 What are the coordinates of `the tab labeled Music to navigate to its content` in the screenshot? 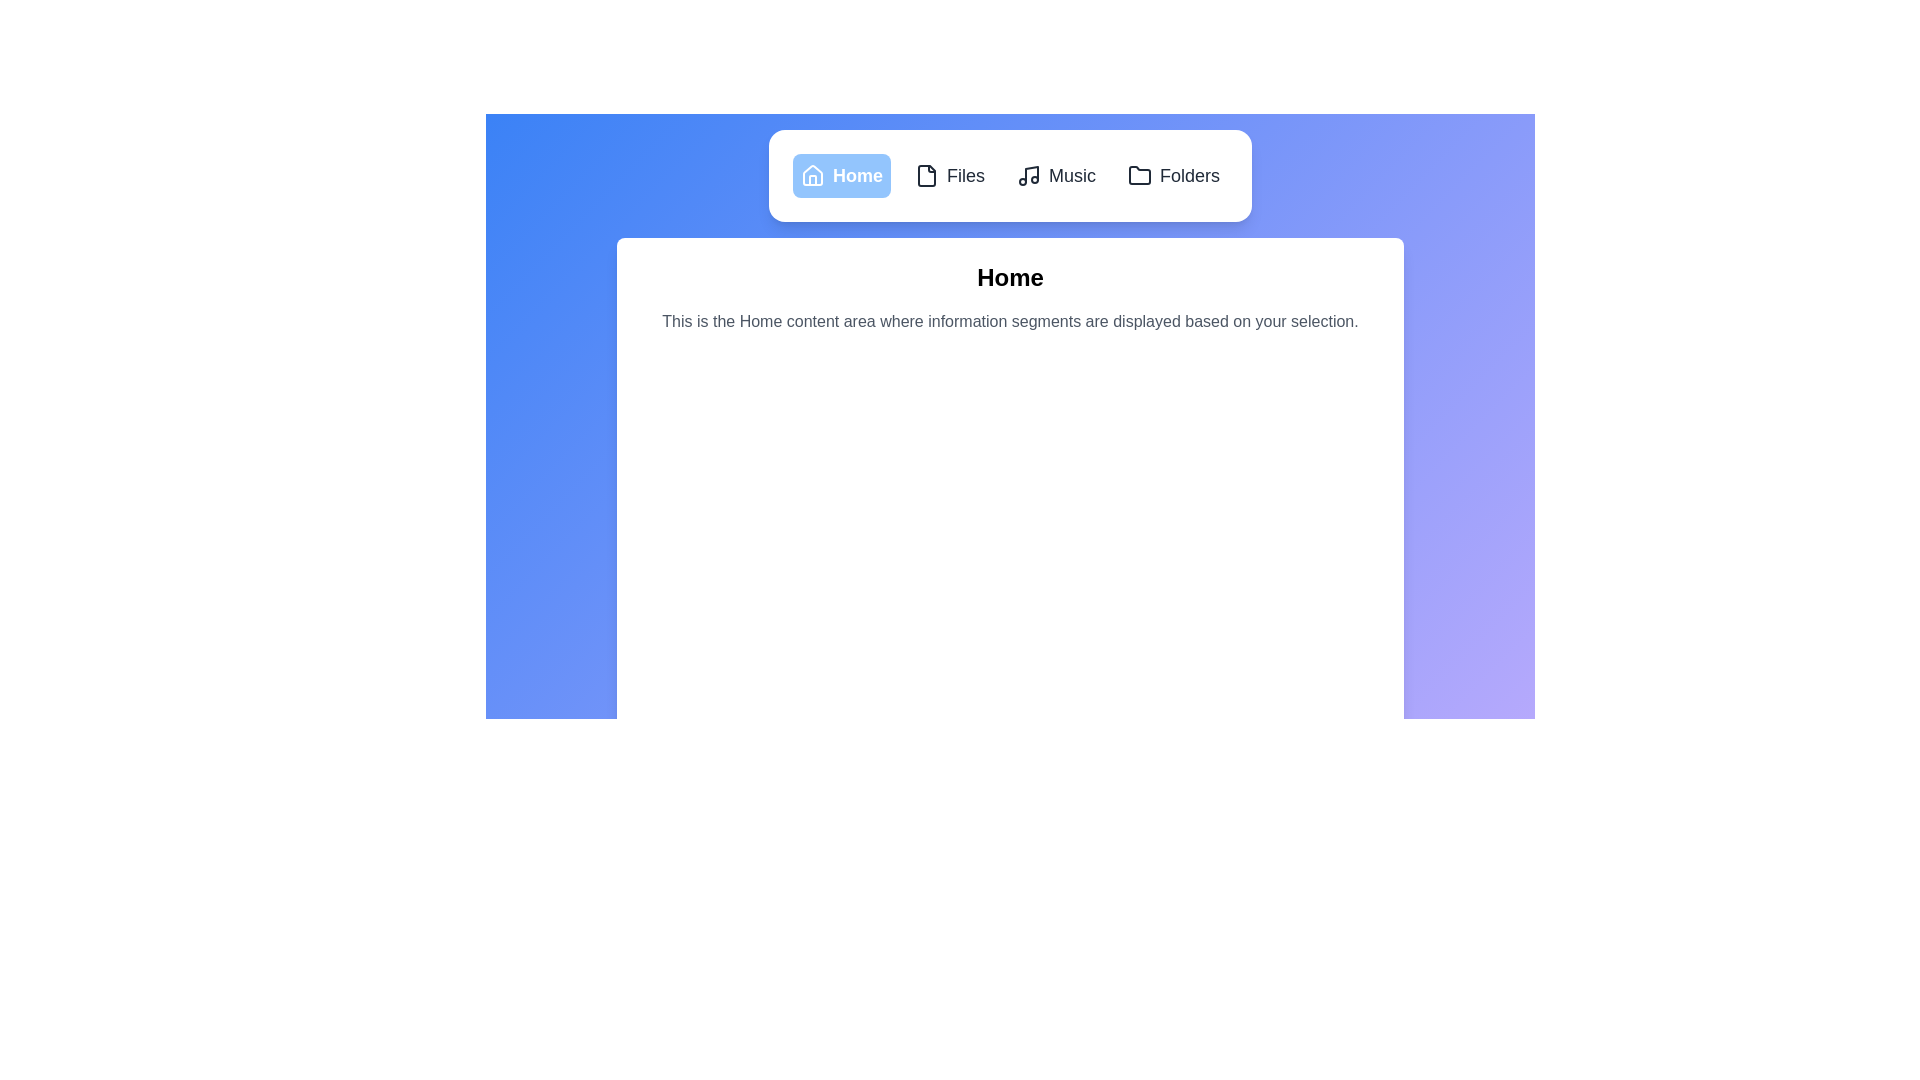 It's located at (1055, 175).